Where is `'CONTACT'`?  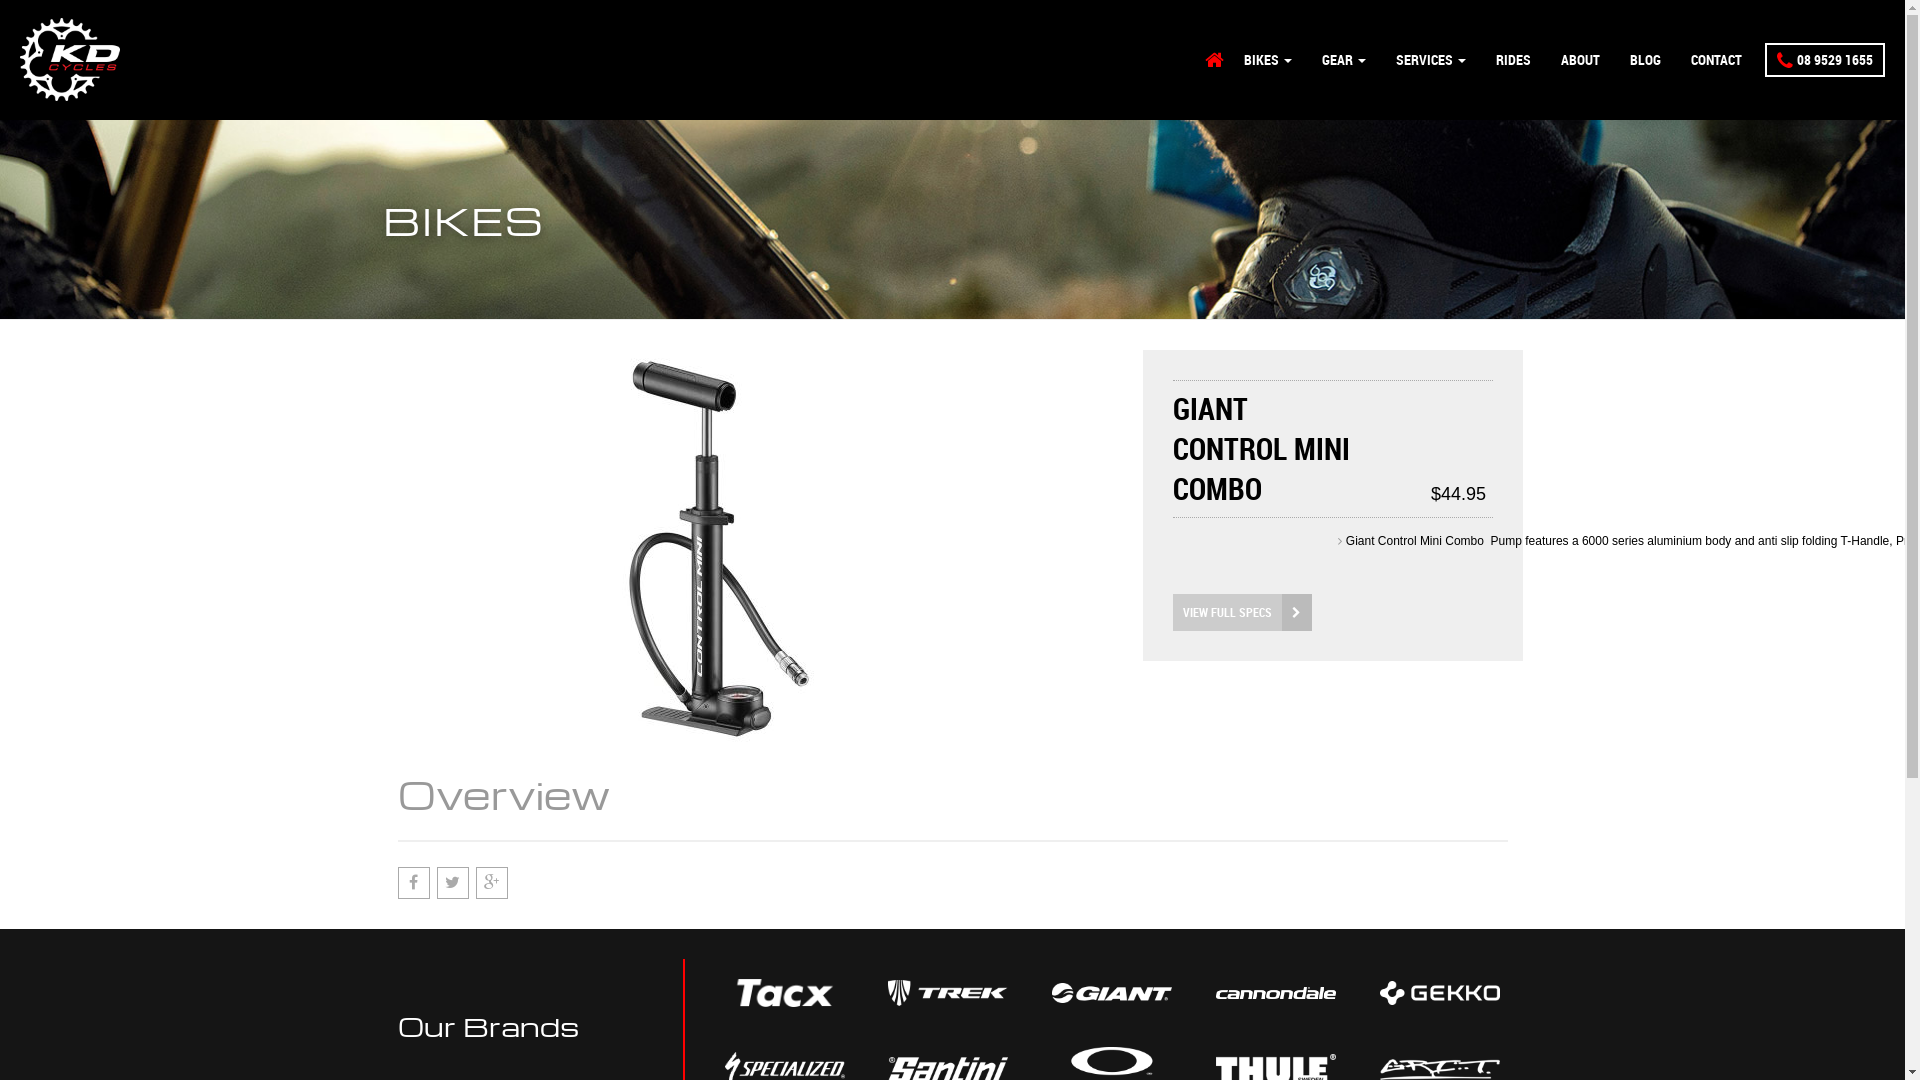 'CONTACT' is located at coordinates (1675, 59).